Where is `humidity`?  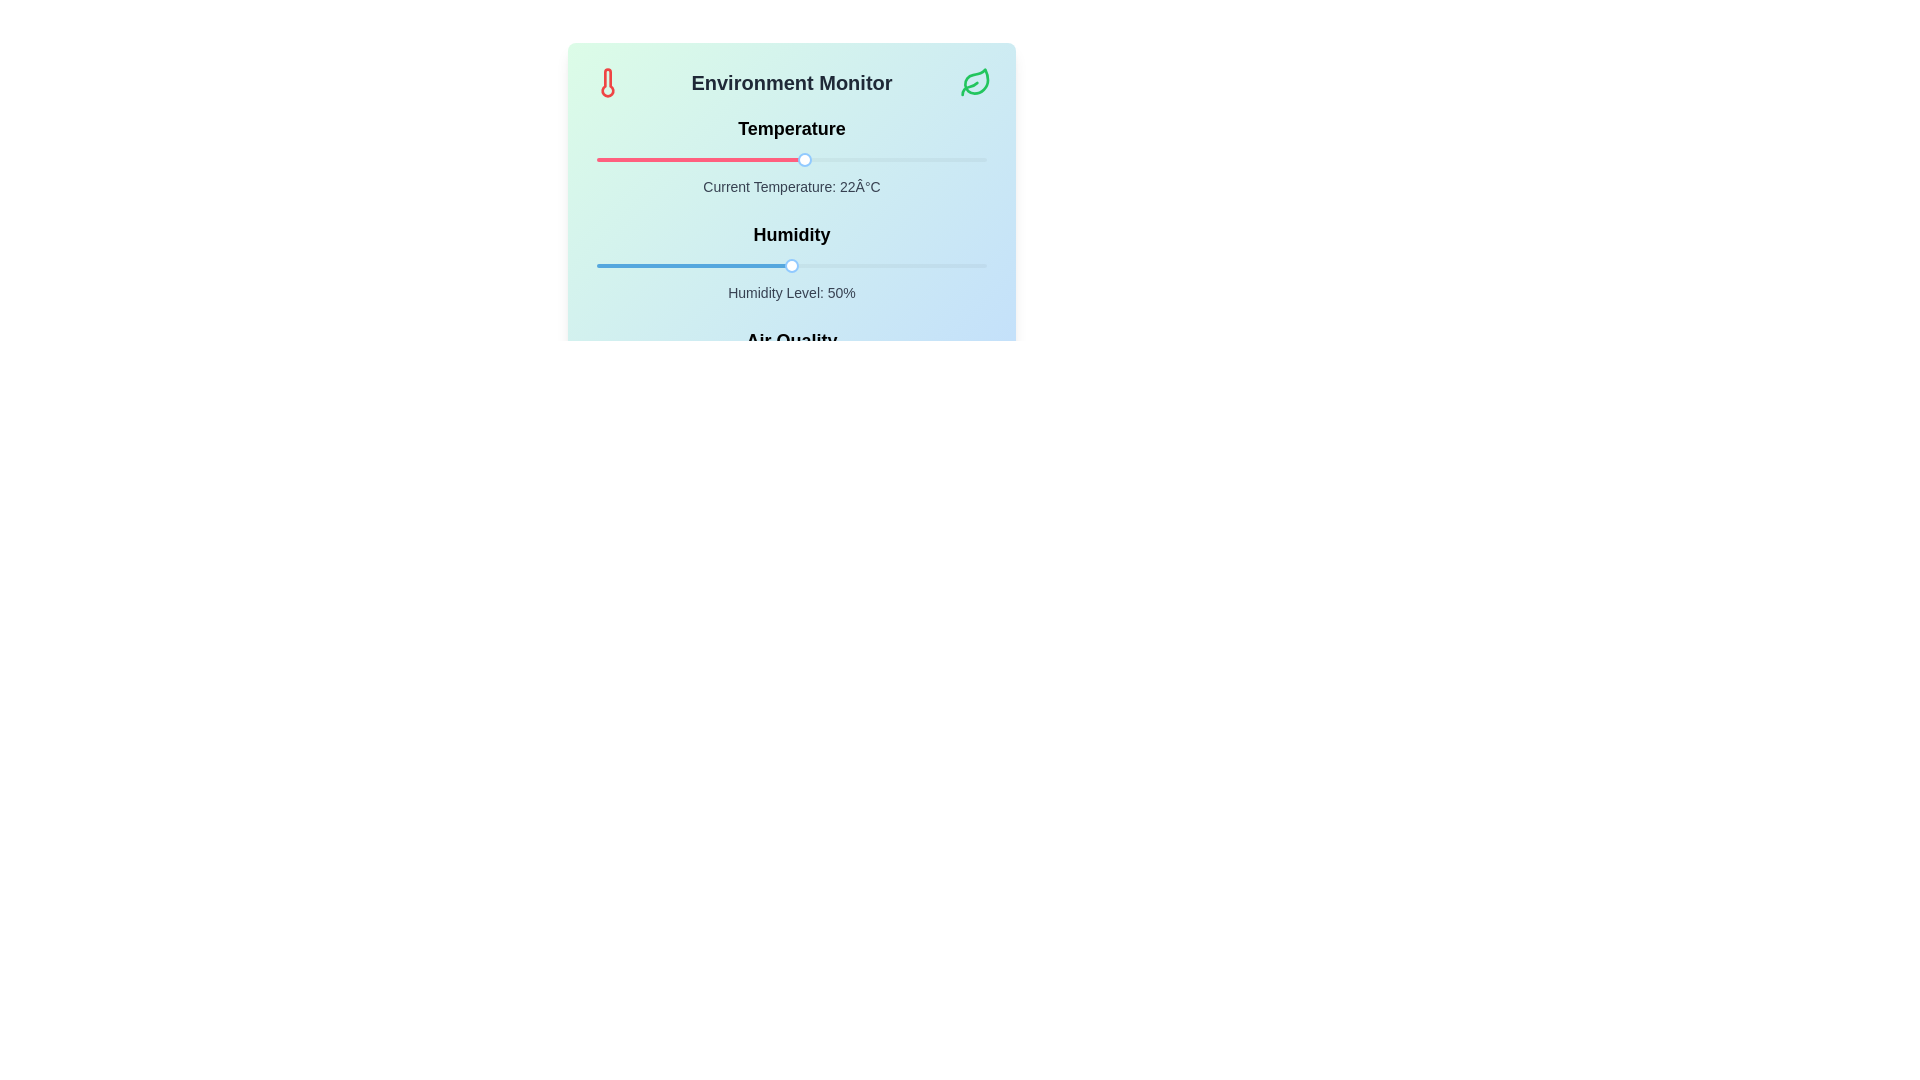
humidity is located at coordinates (783, 265).